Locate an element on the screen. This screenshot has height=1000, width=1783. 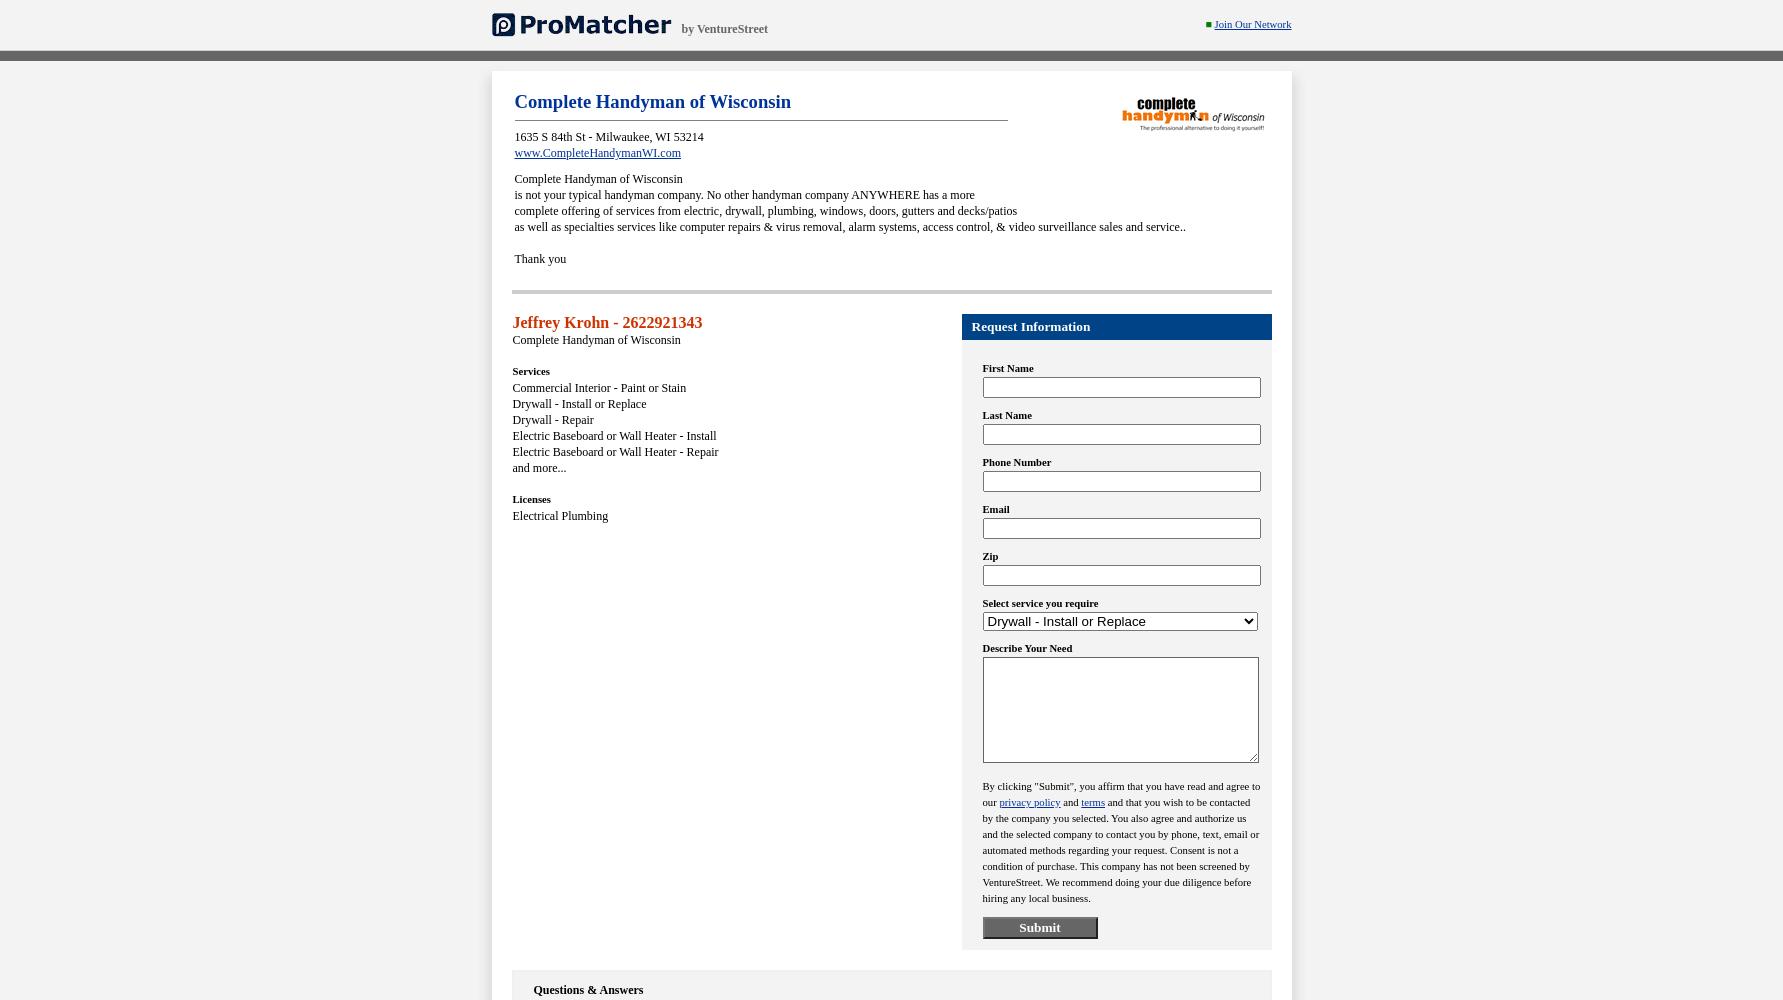
'Zip' is located at coordinates (981, 556).